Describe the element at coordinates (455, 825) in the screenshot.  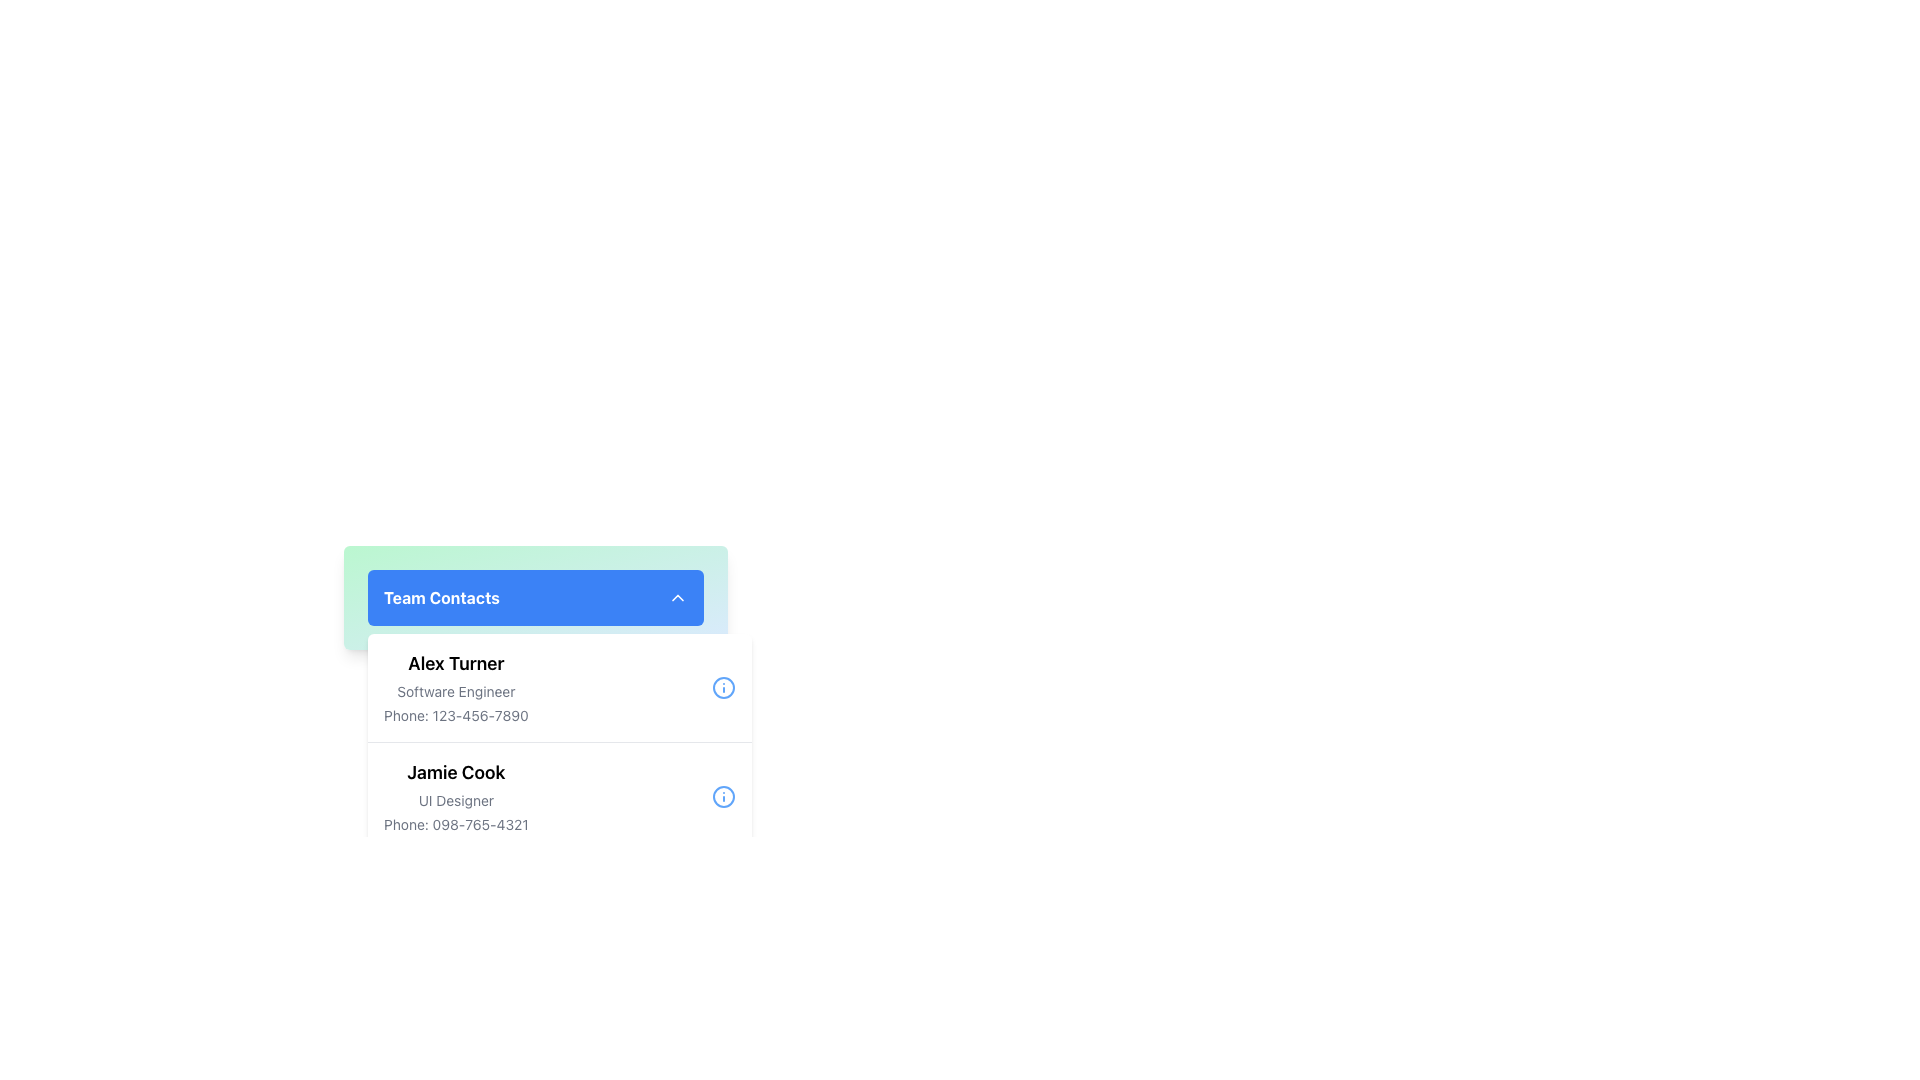
I see `the Static Text Display that shows the contact phone number for Jamie Cook, which is located below the 'UI Designer' line in the 'Team Contacts' section` at that location.